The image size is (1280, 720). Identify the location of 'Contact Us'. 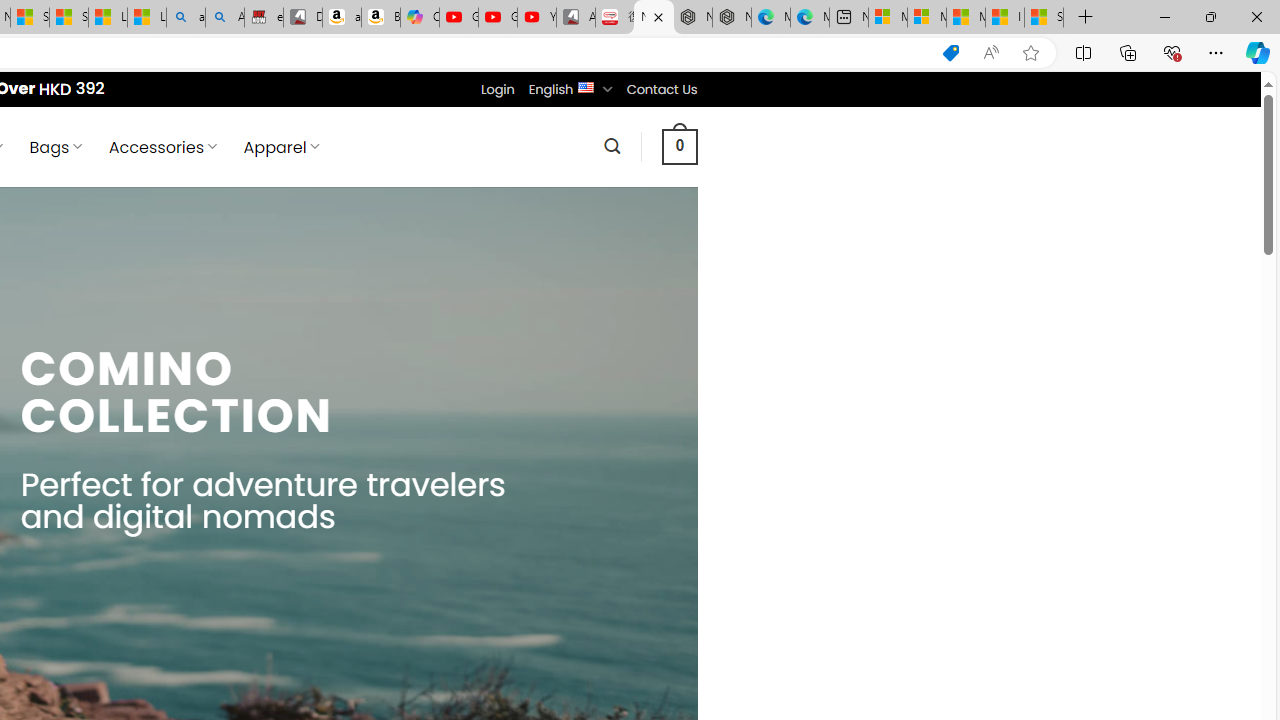
(661, 88).